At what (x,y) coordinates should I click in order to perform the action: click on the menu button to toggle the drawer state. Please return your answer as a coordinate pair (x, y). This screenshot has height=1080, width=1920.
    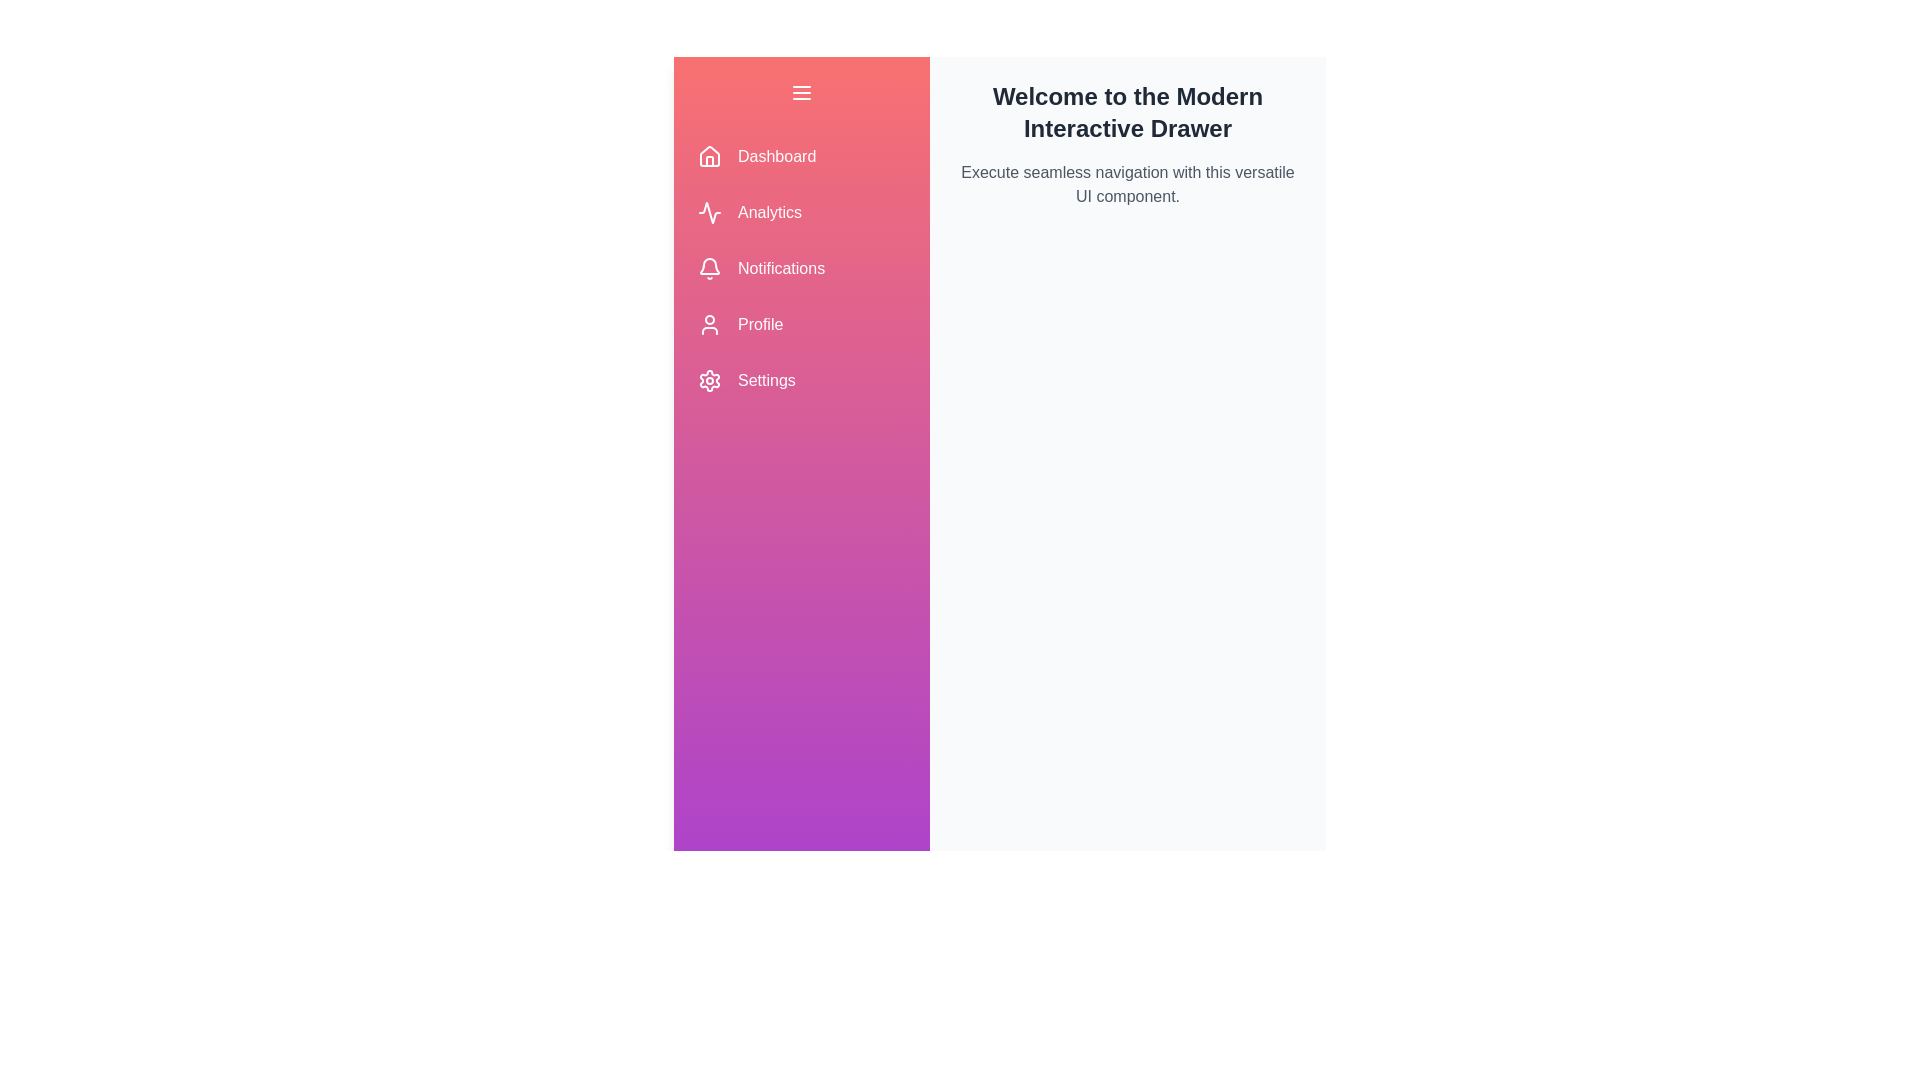
    Looking at the image, I should click on (801, 92).